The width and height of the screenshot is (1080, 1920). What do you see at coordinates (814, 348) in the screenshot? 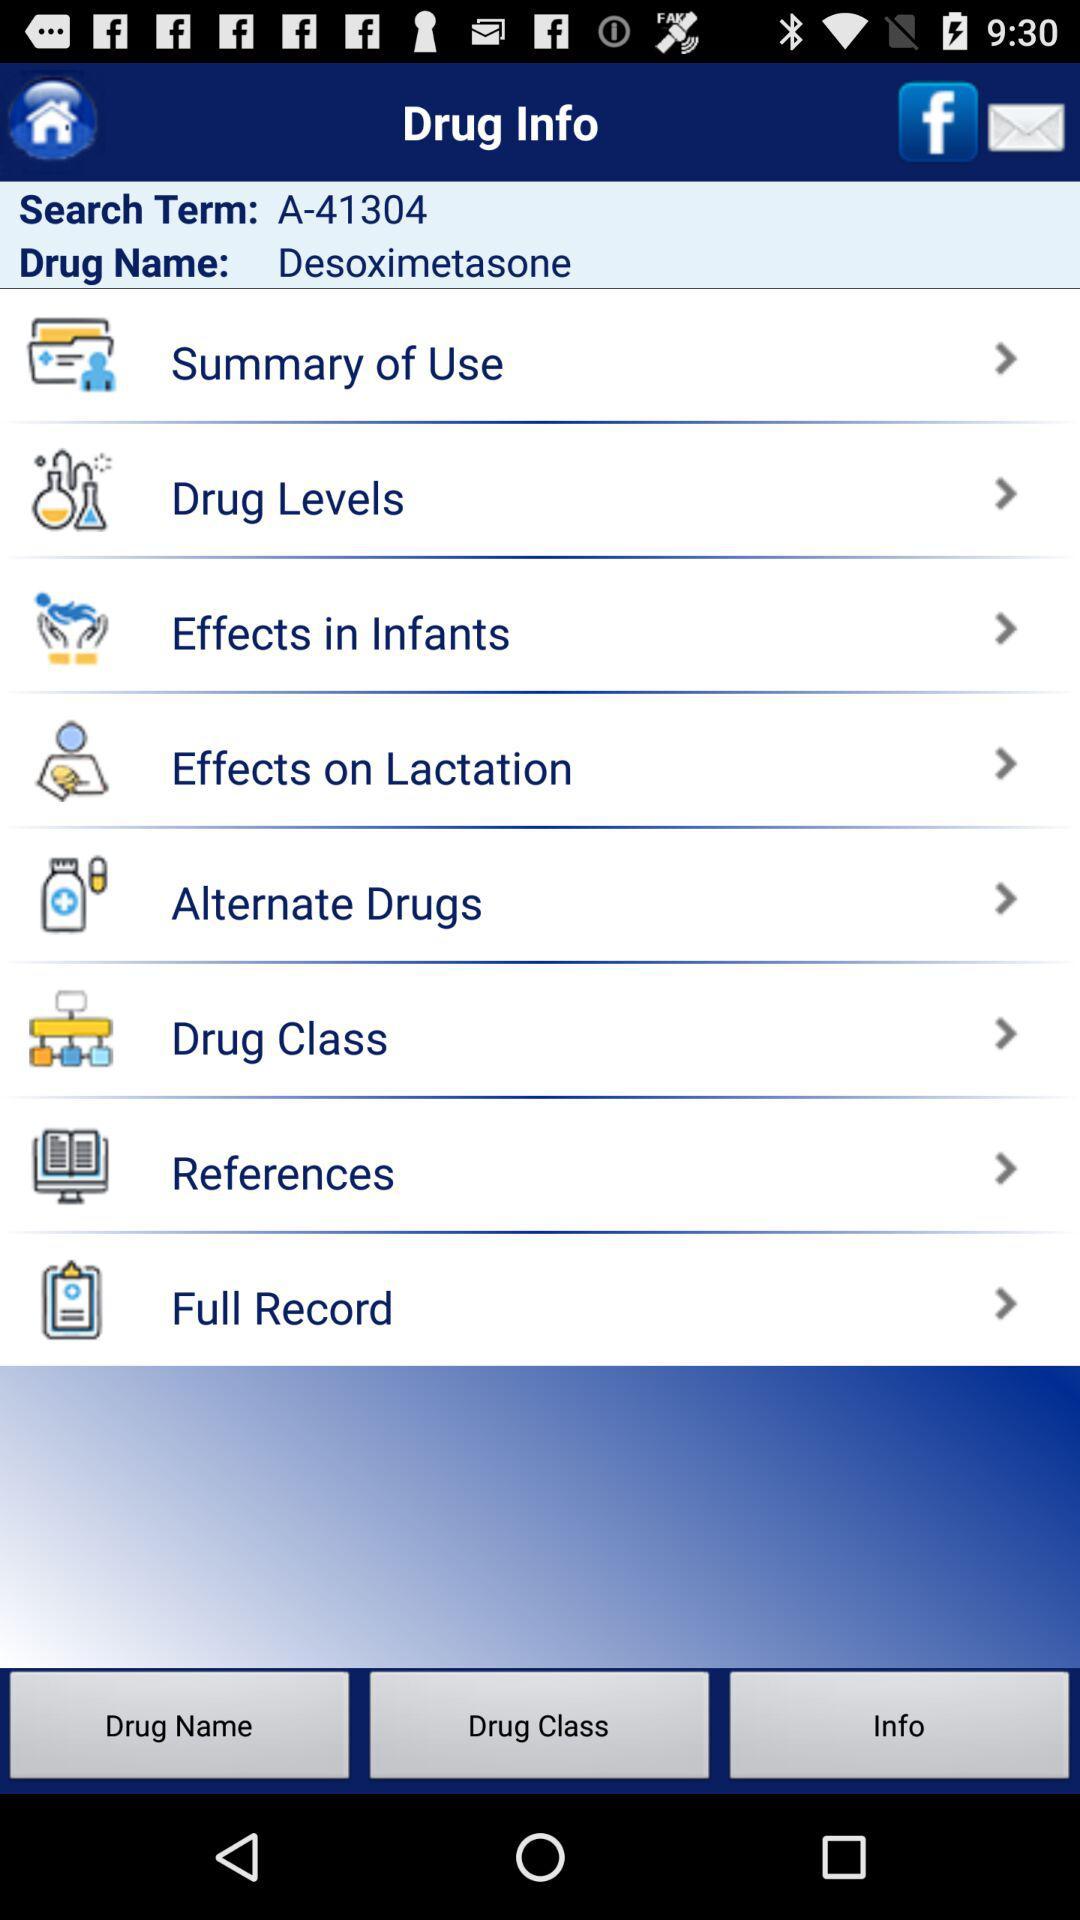
I see `open summary` at bounding box center [814, 348].